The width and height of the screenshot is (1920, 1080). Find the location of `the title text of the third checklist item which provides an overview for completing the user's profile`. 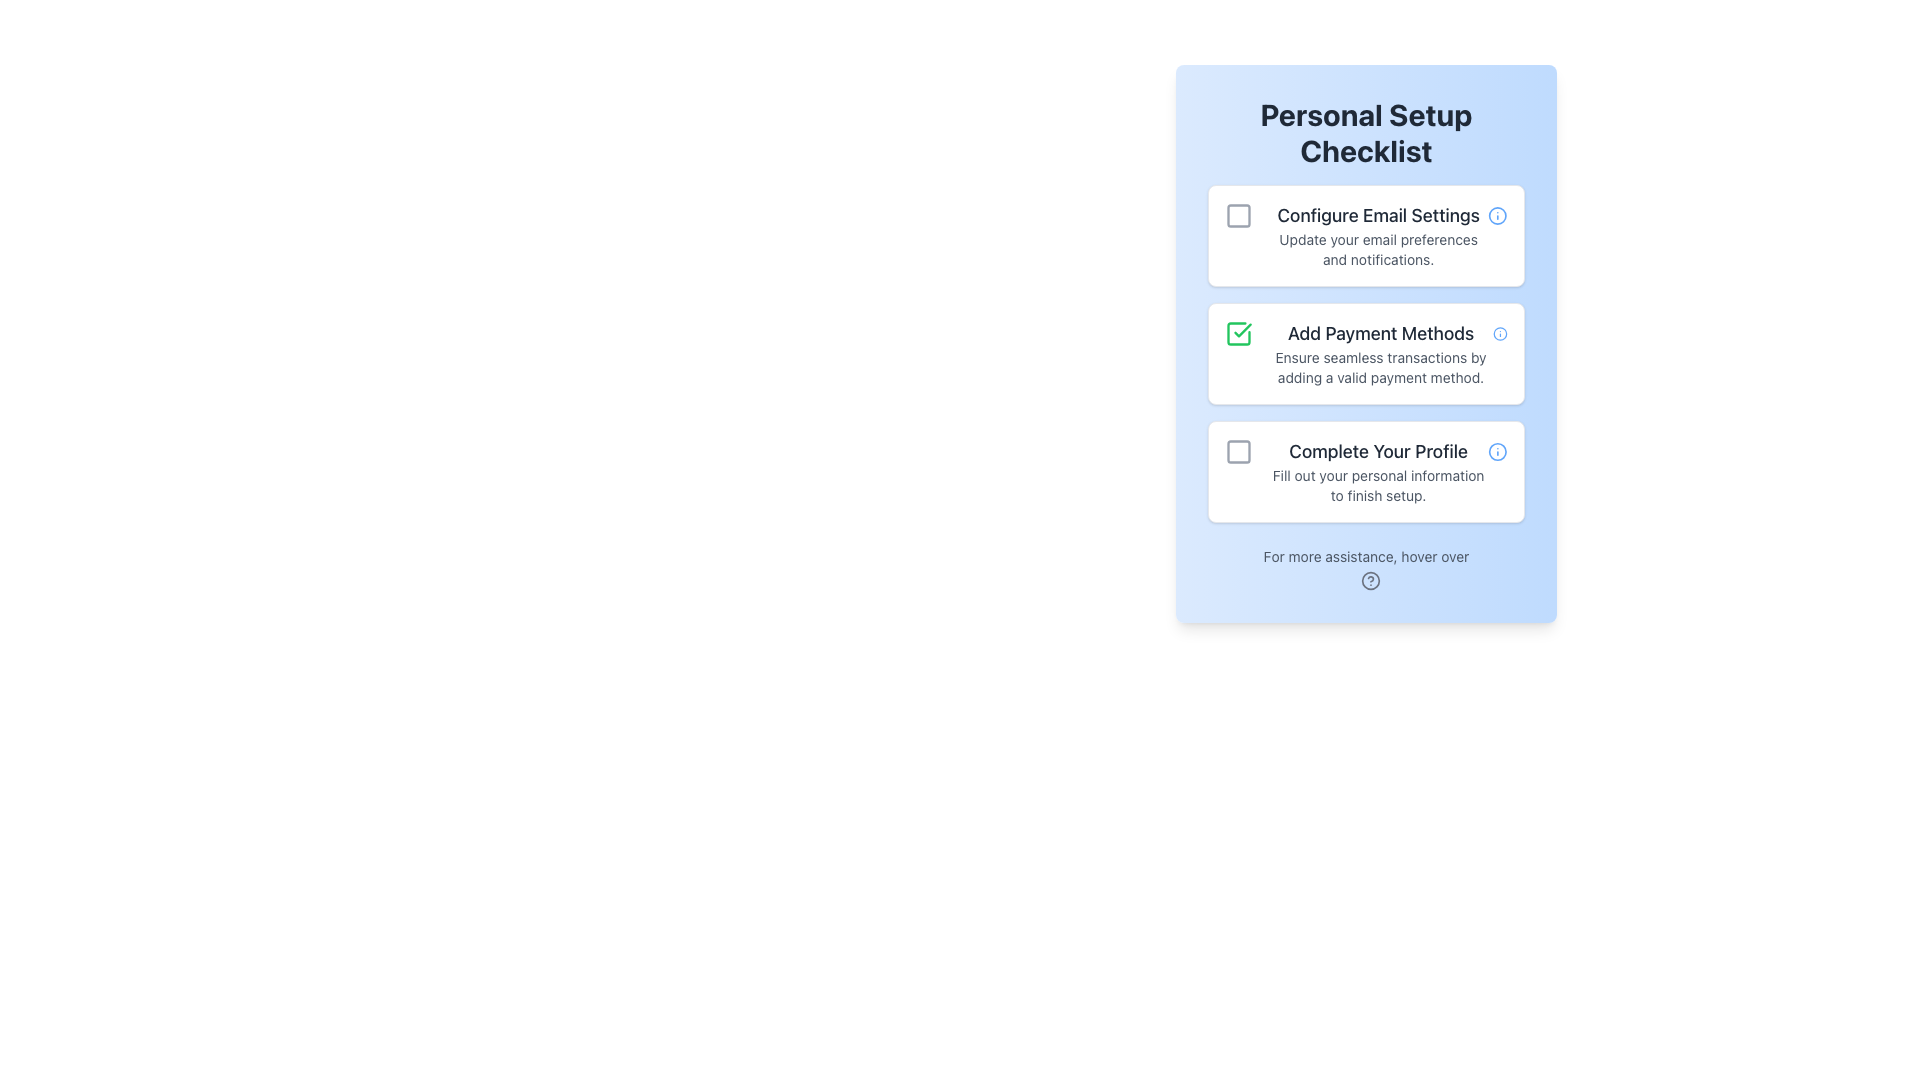

the title text of the third checklist item which provides an overview for completing the user's profile is located at coordinates (1377, 451).